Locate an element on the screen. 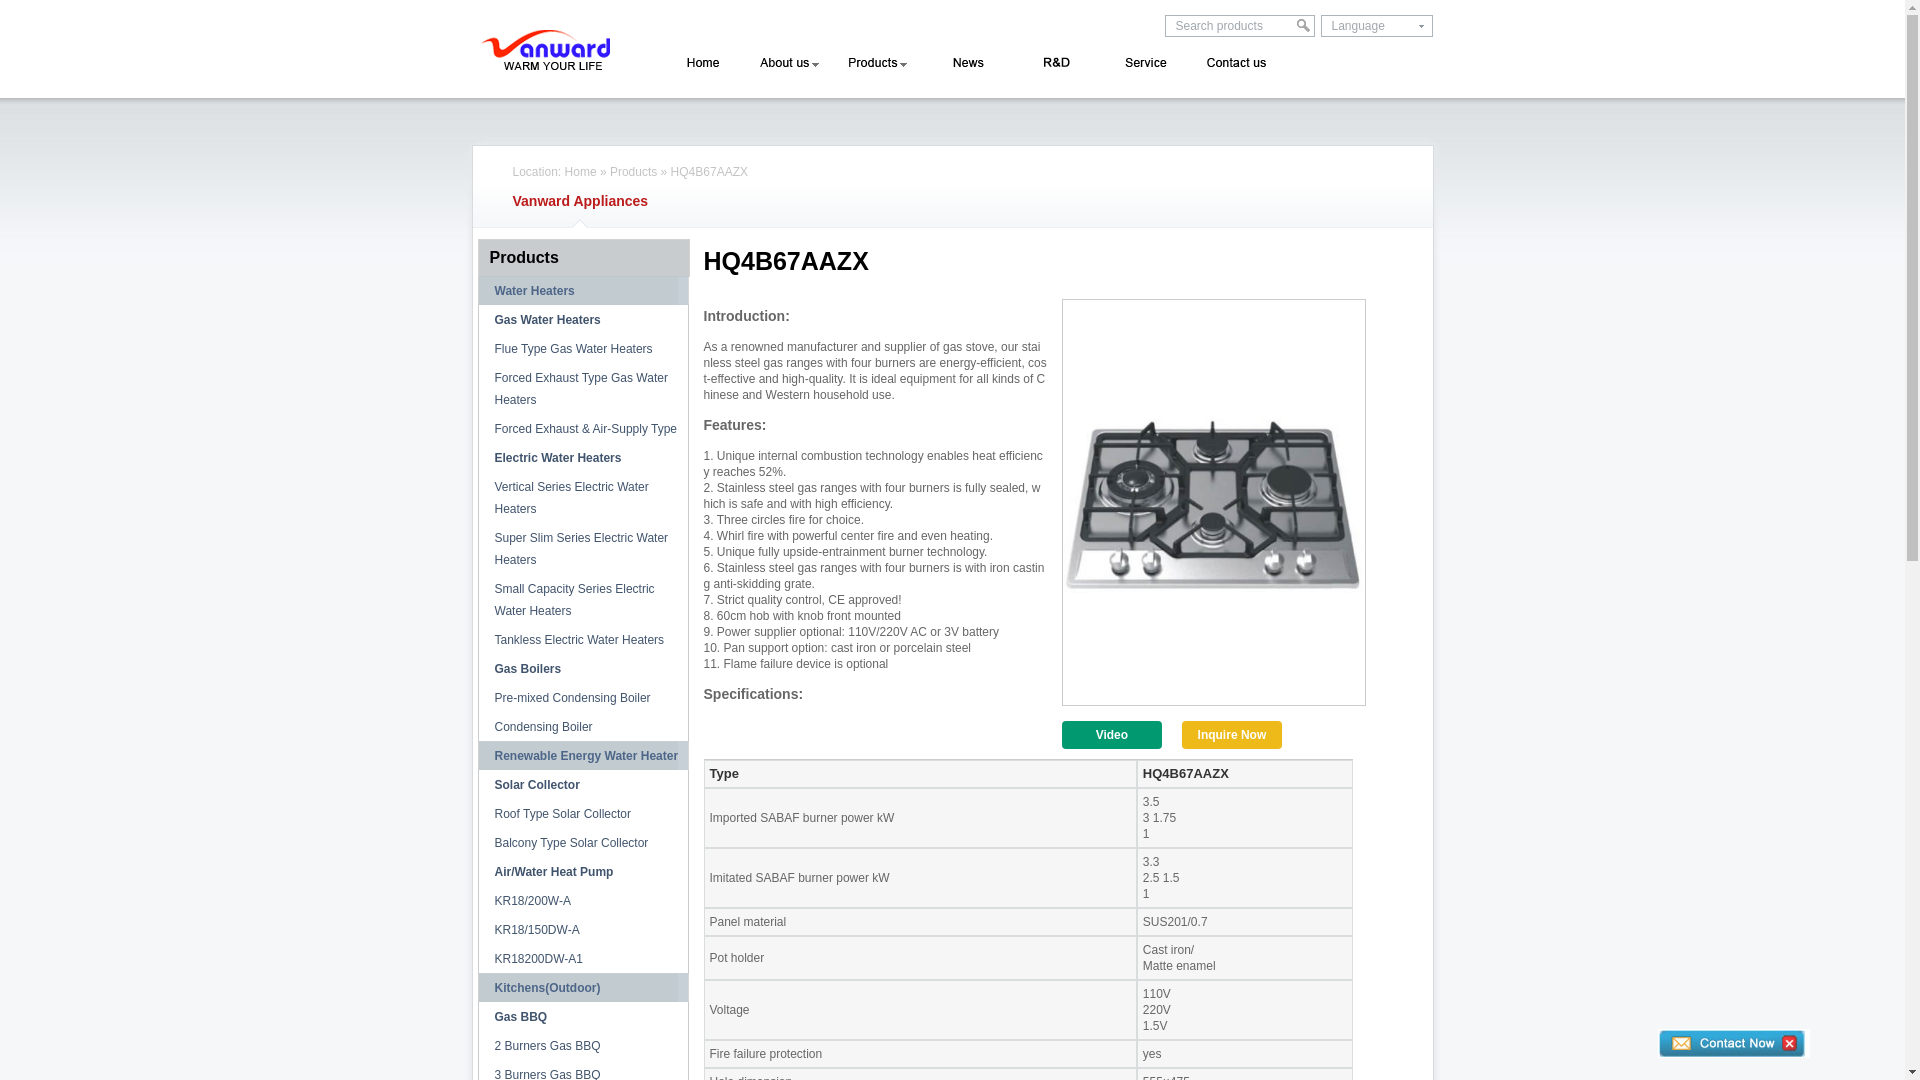 This screenshot has height=1080, width=1920. 'Search products' is located at coordinates (1166, 26).